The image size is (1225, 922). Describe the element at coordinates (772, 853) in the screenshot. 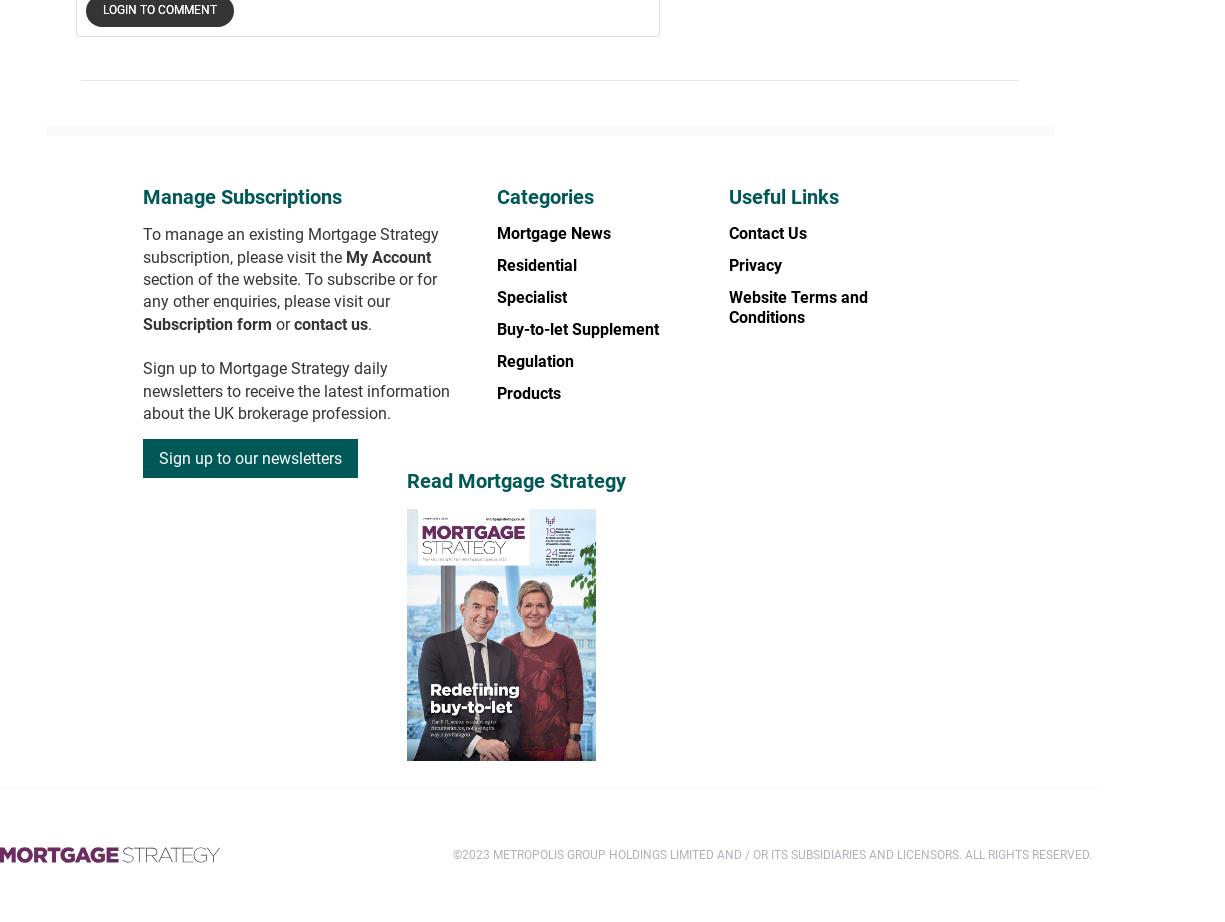

I see `'©2023 Metropolis Group Holdings Limited and / or its subsidiaries and licensors. All rights reserved.'` at that location.